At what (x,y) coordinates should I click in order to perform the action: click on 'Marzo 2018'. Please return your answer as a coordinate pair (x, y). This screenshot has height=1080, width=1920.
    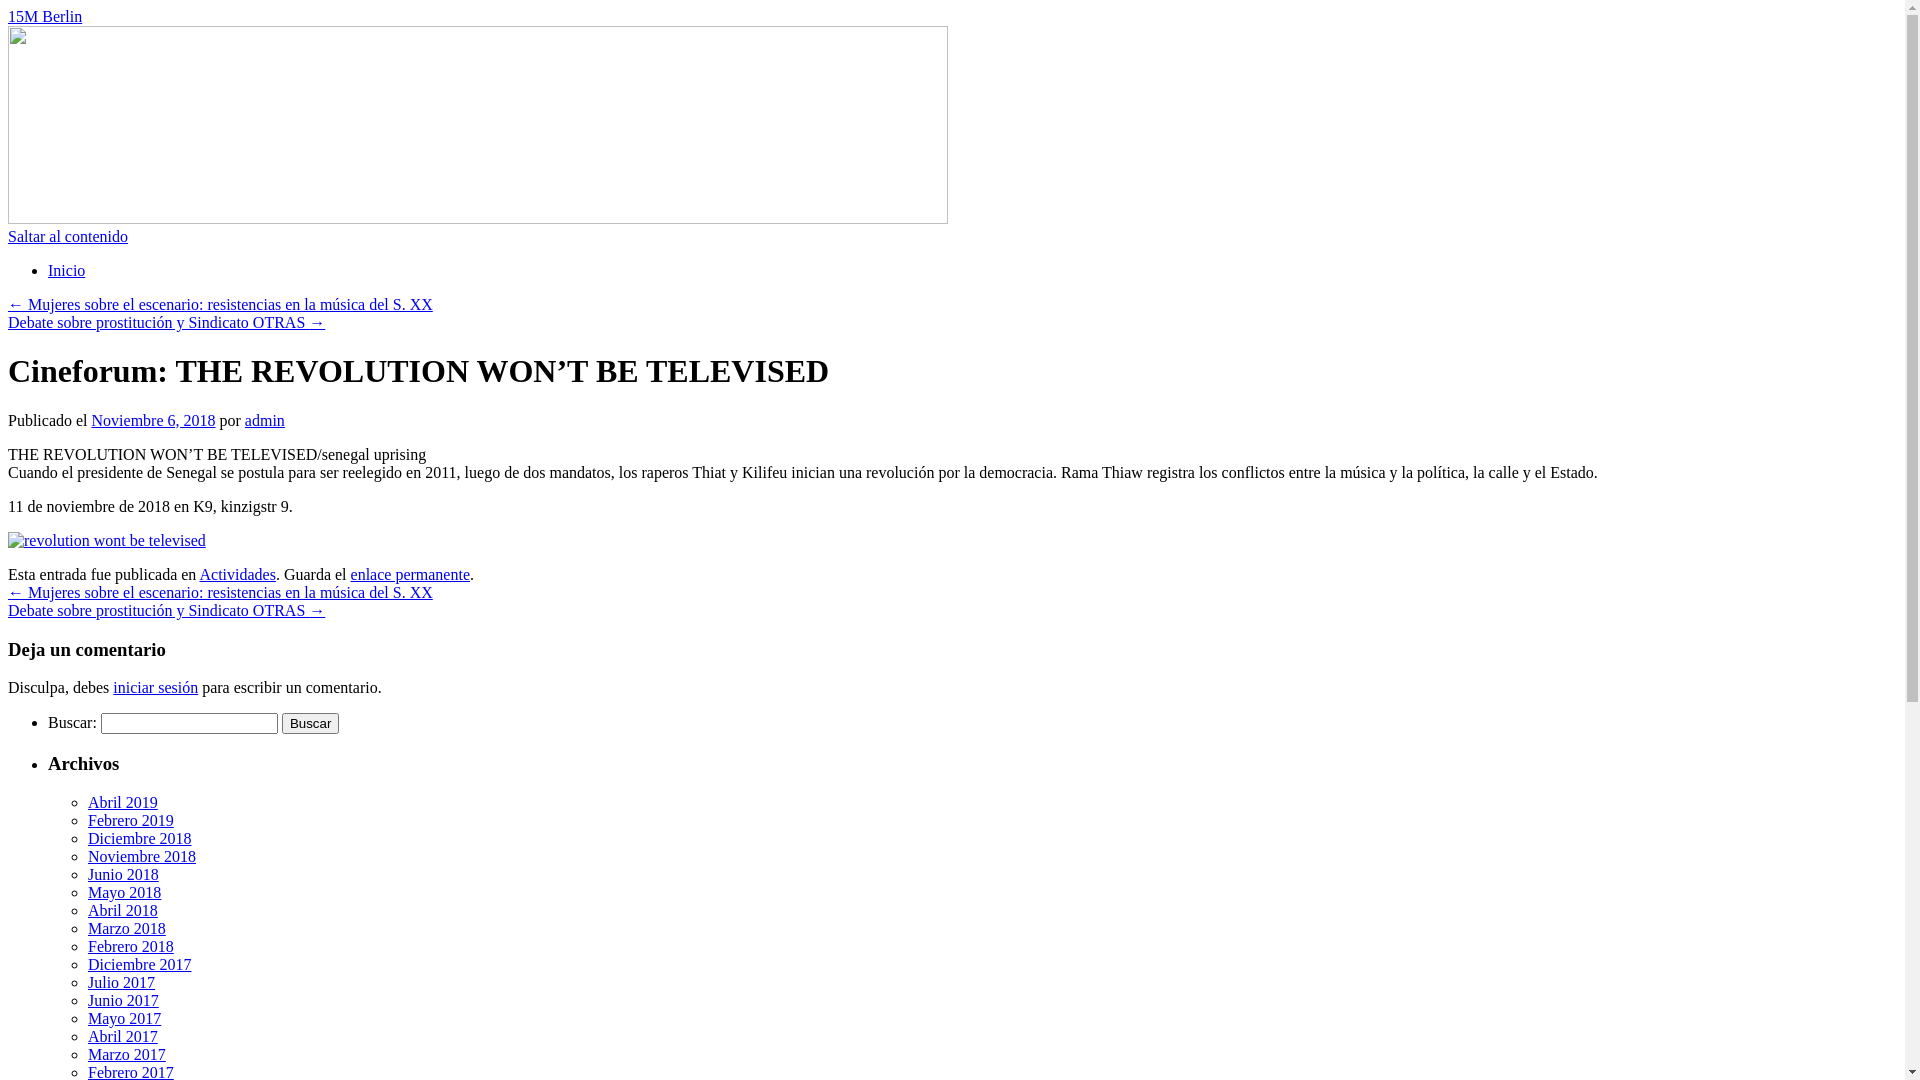
    Looking at the image, I should click on (86, 928).